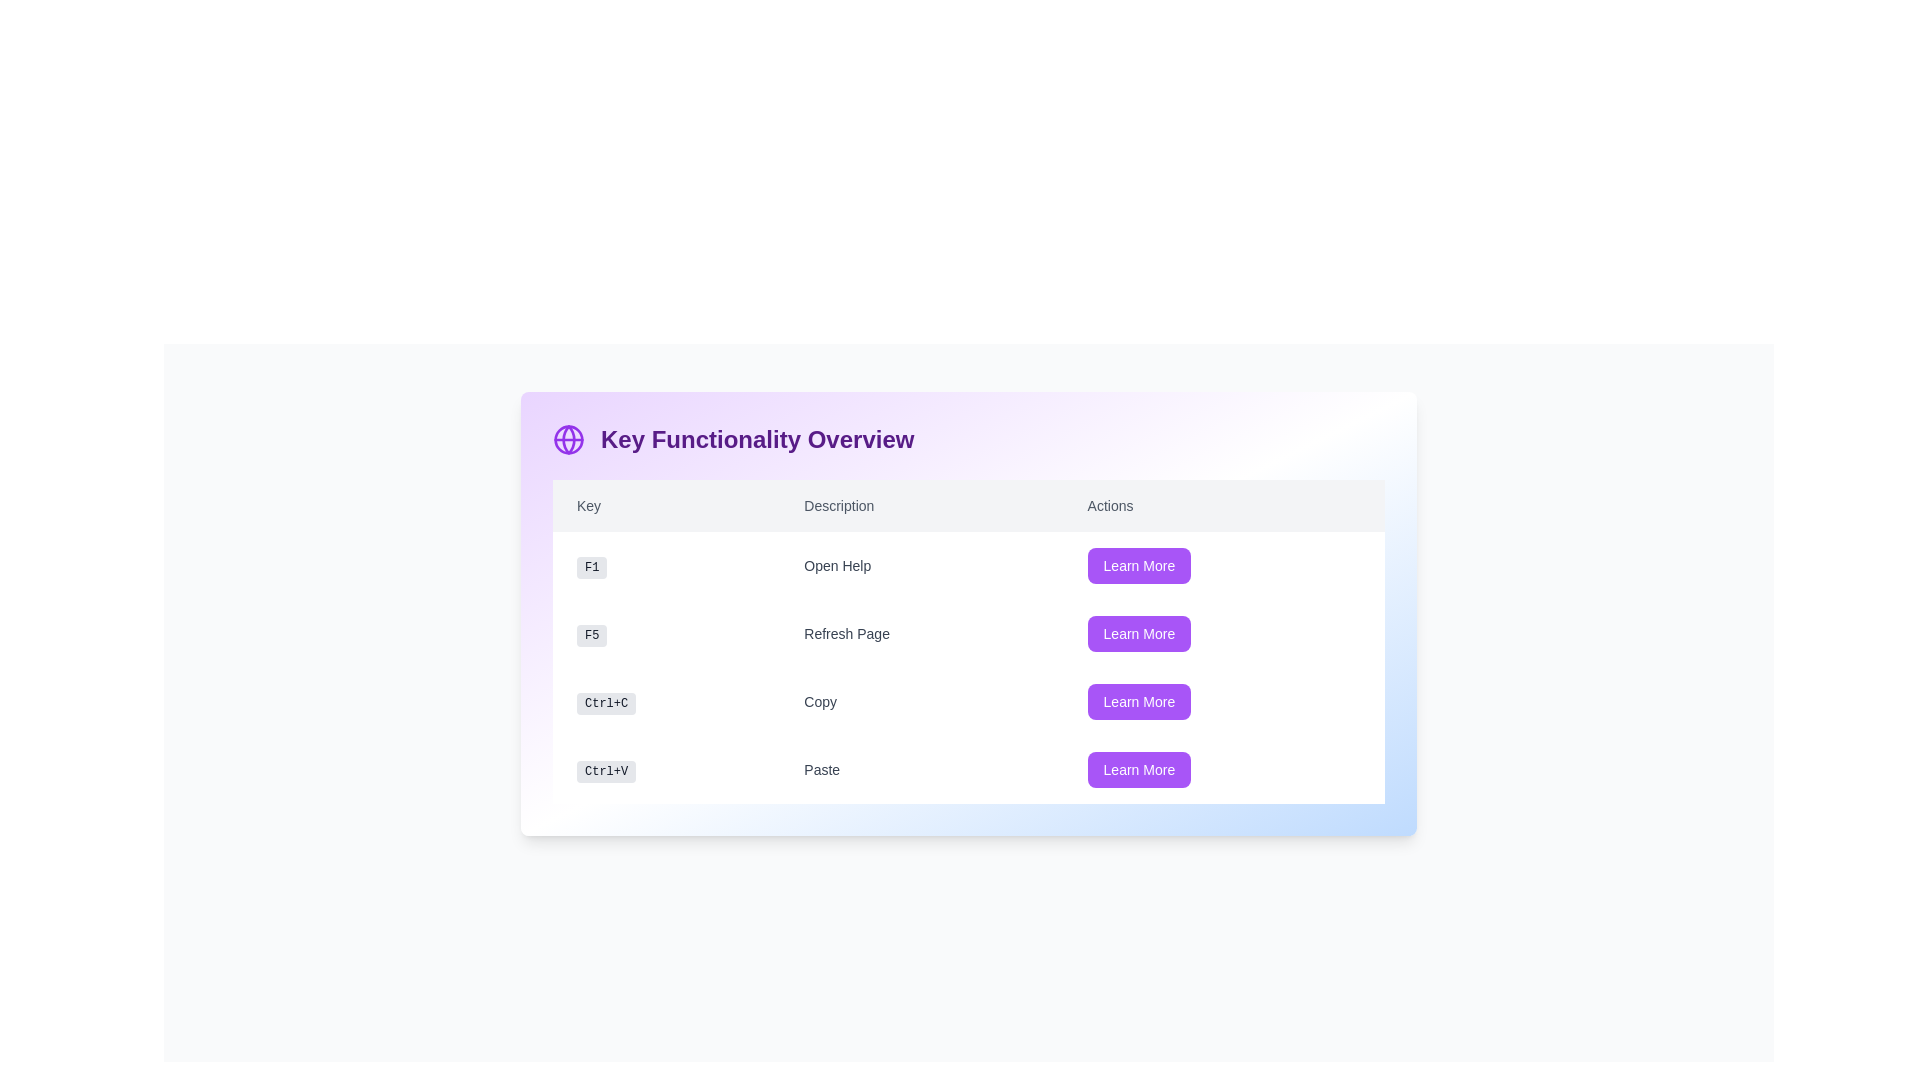  Describe the element at coordinates (920, 566) in the screenshot. I see `the text label that provides contextual information about the functionality triggered by pressing 'F1'` at that location.